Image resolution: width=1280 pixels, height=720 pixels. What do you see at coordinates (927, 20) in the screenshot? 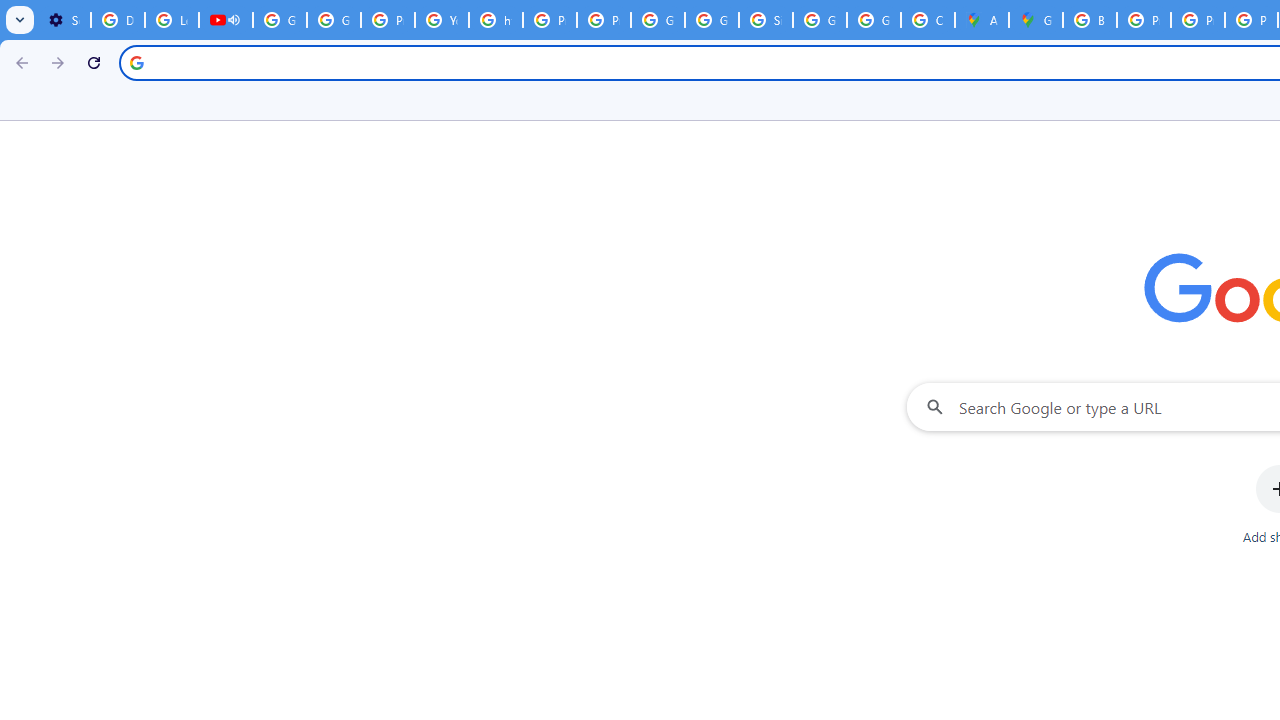
I see `'Create your Google Account'` at bounding box center [927, 20].